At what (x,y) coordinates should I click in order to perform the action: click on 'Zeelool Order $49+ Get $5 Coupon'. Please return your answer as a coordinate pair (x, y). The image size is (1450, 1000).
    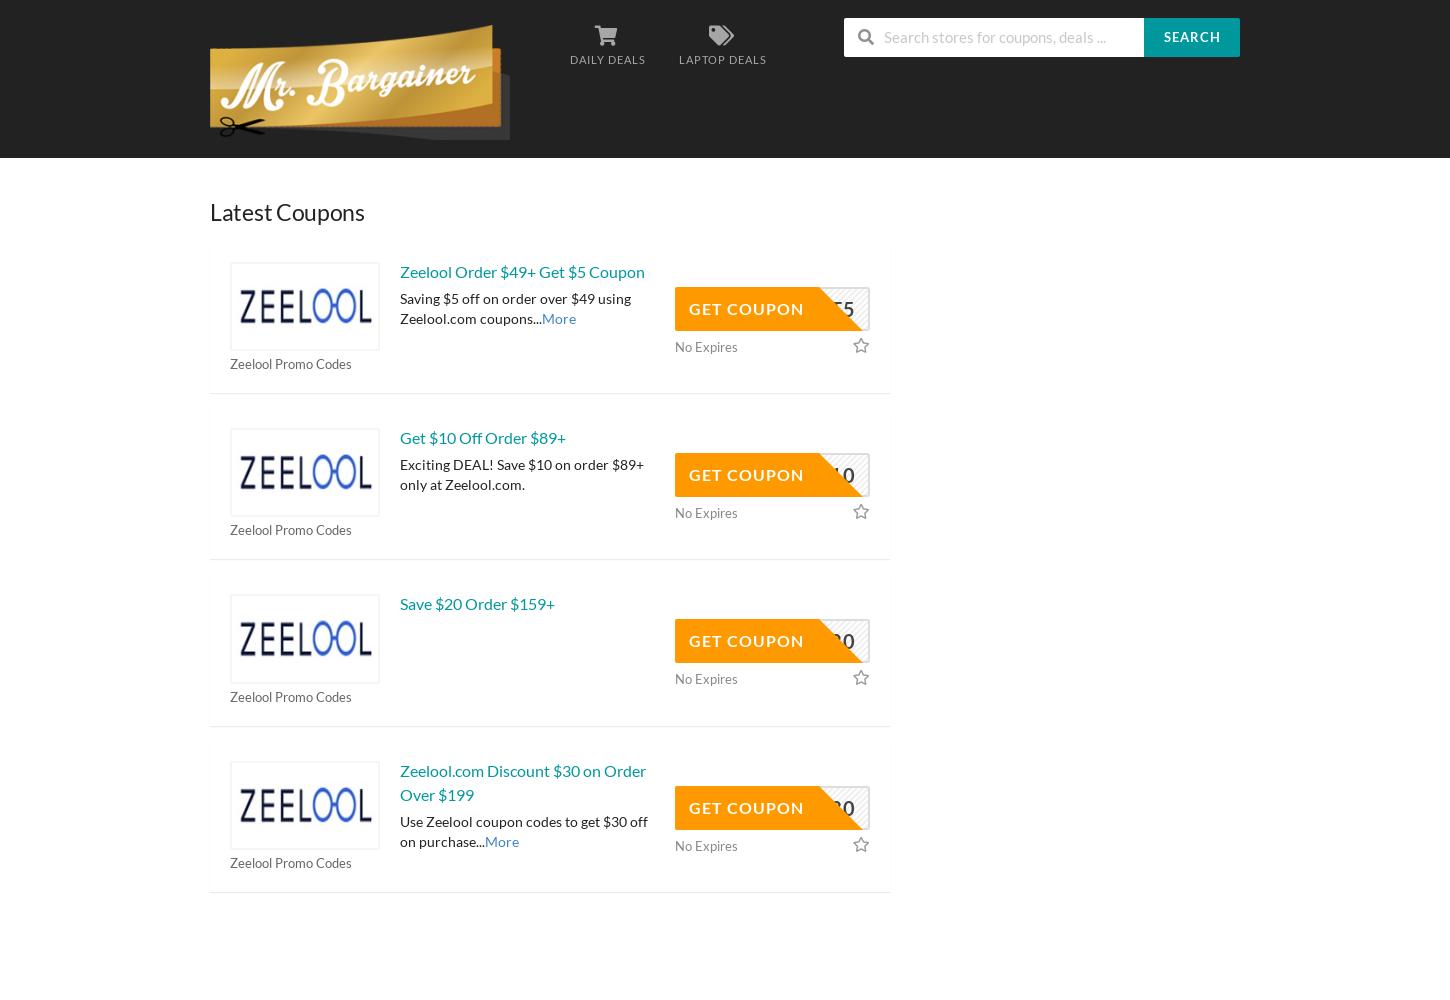
    Looking at the image, I should click on (522, 270).